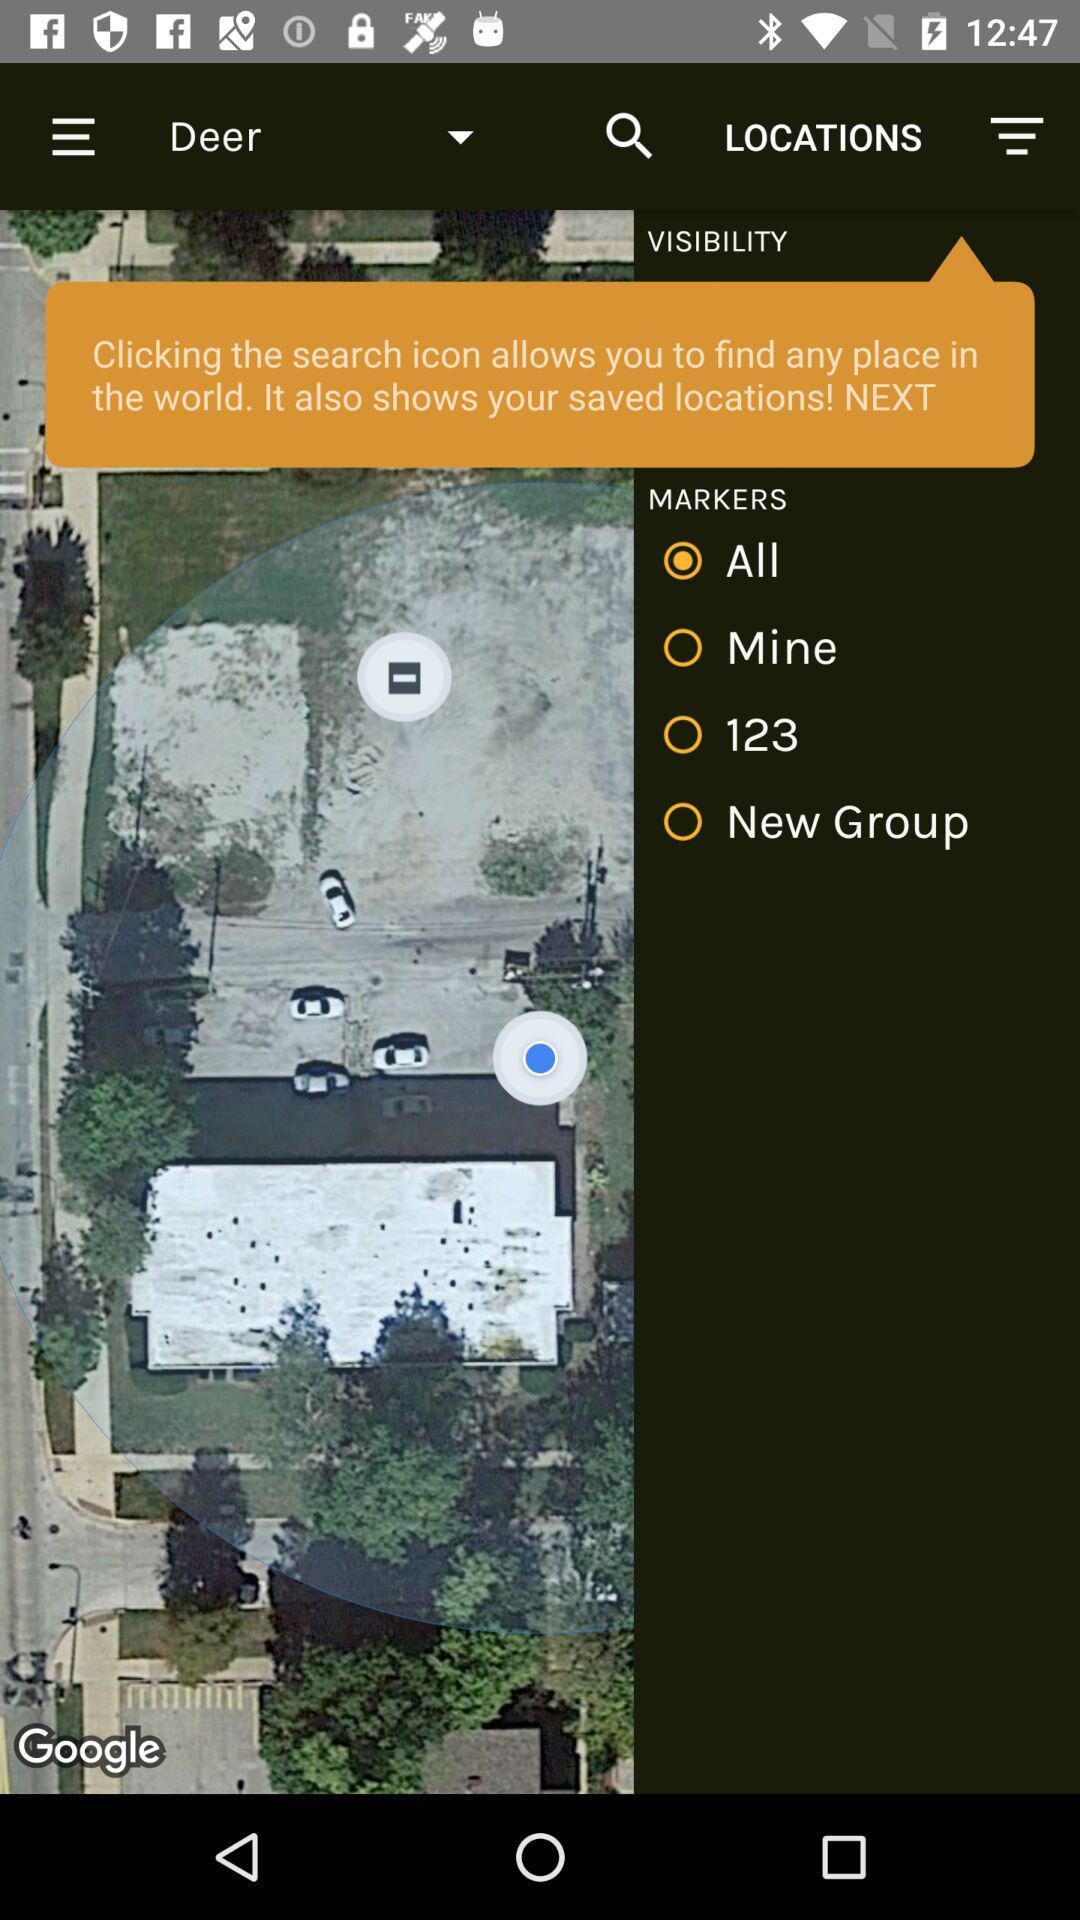 Image resolution: width=1080 pixels, height=1920 pixels. What do you see at coordinates (739, 734) in the screenshot?
I see `the option 123 on the web page` at bounding box center [739, 734].